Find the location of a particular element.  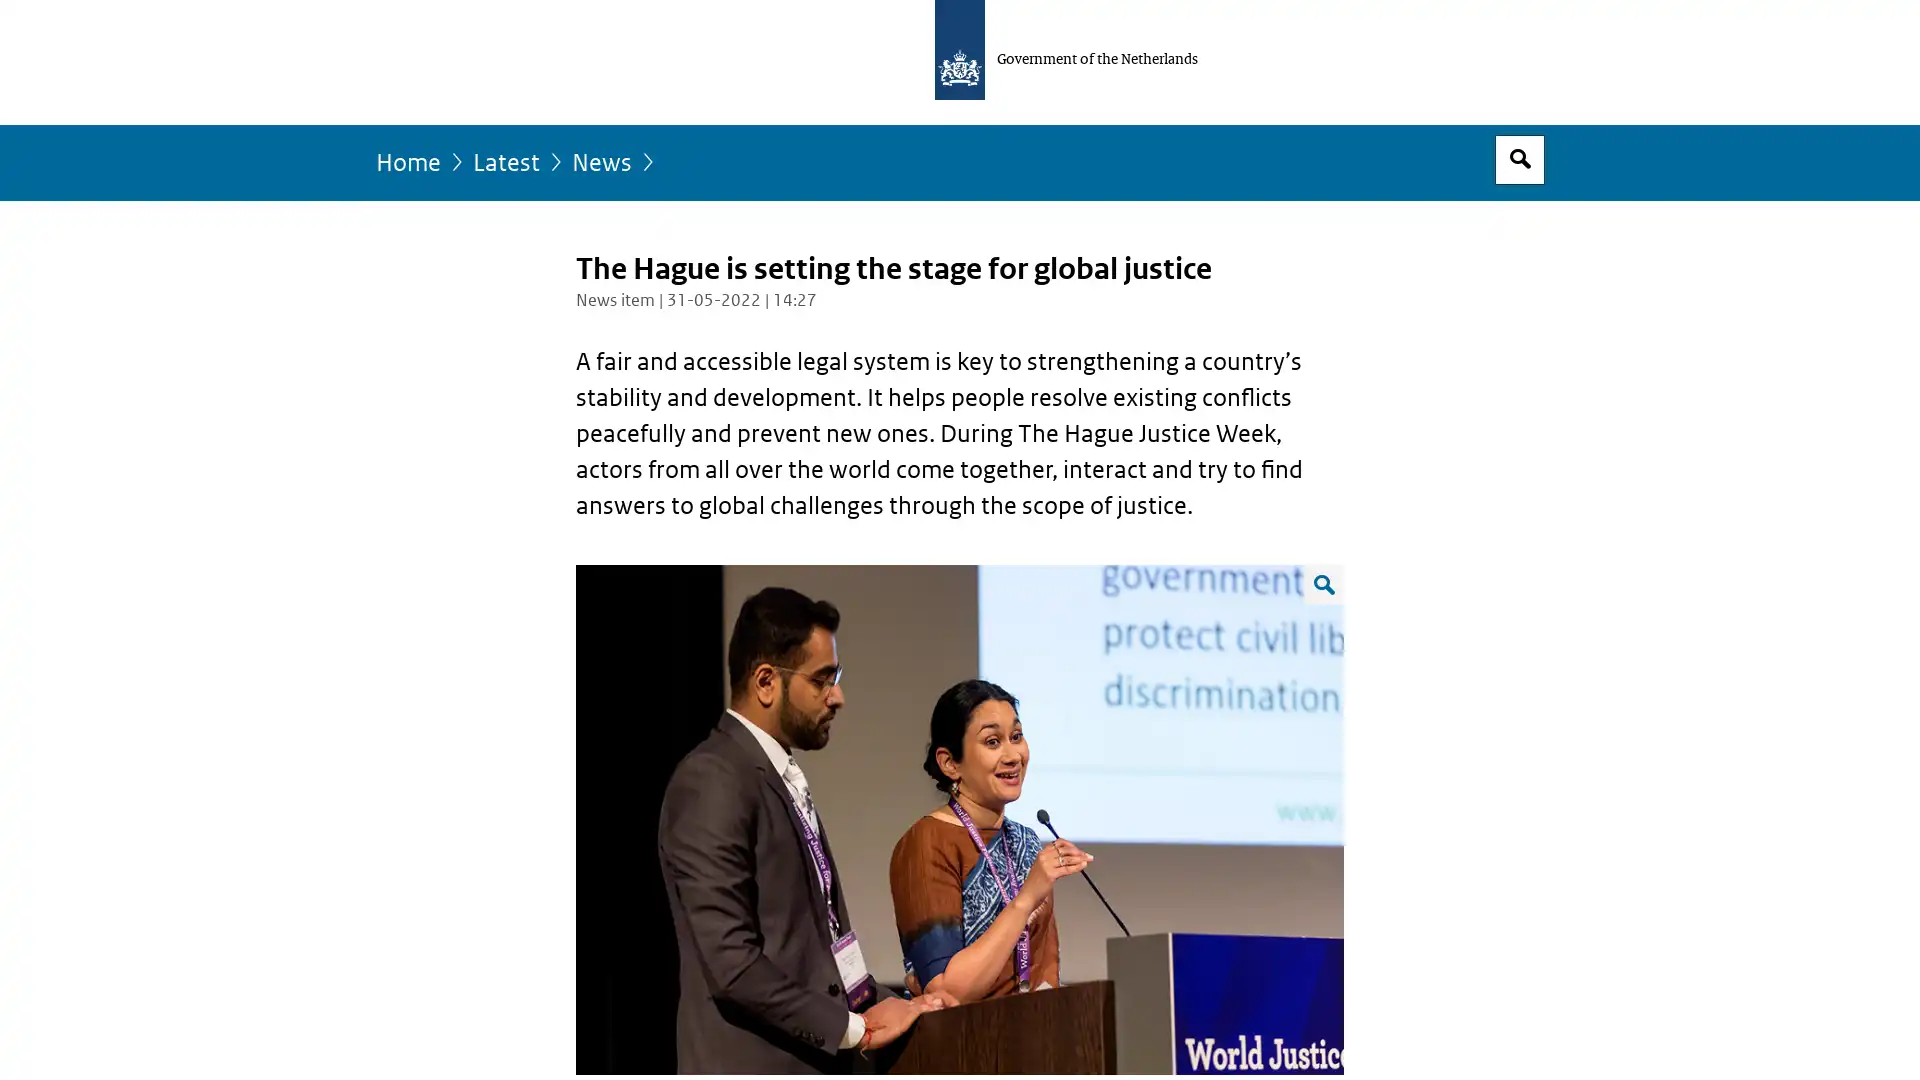

Open search box is located at coordinates (1520, 158).